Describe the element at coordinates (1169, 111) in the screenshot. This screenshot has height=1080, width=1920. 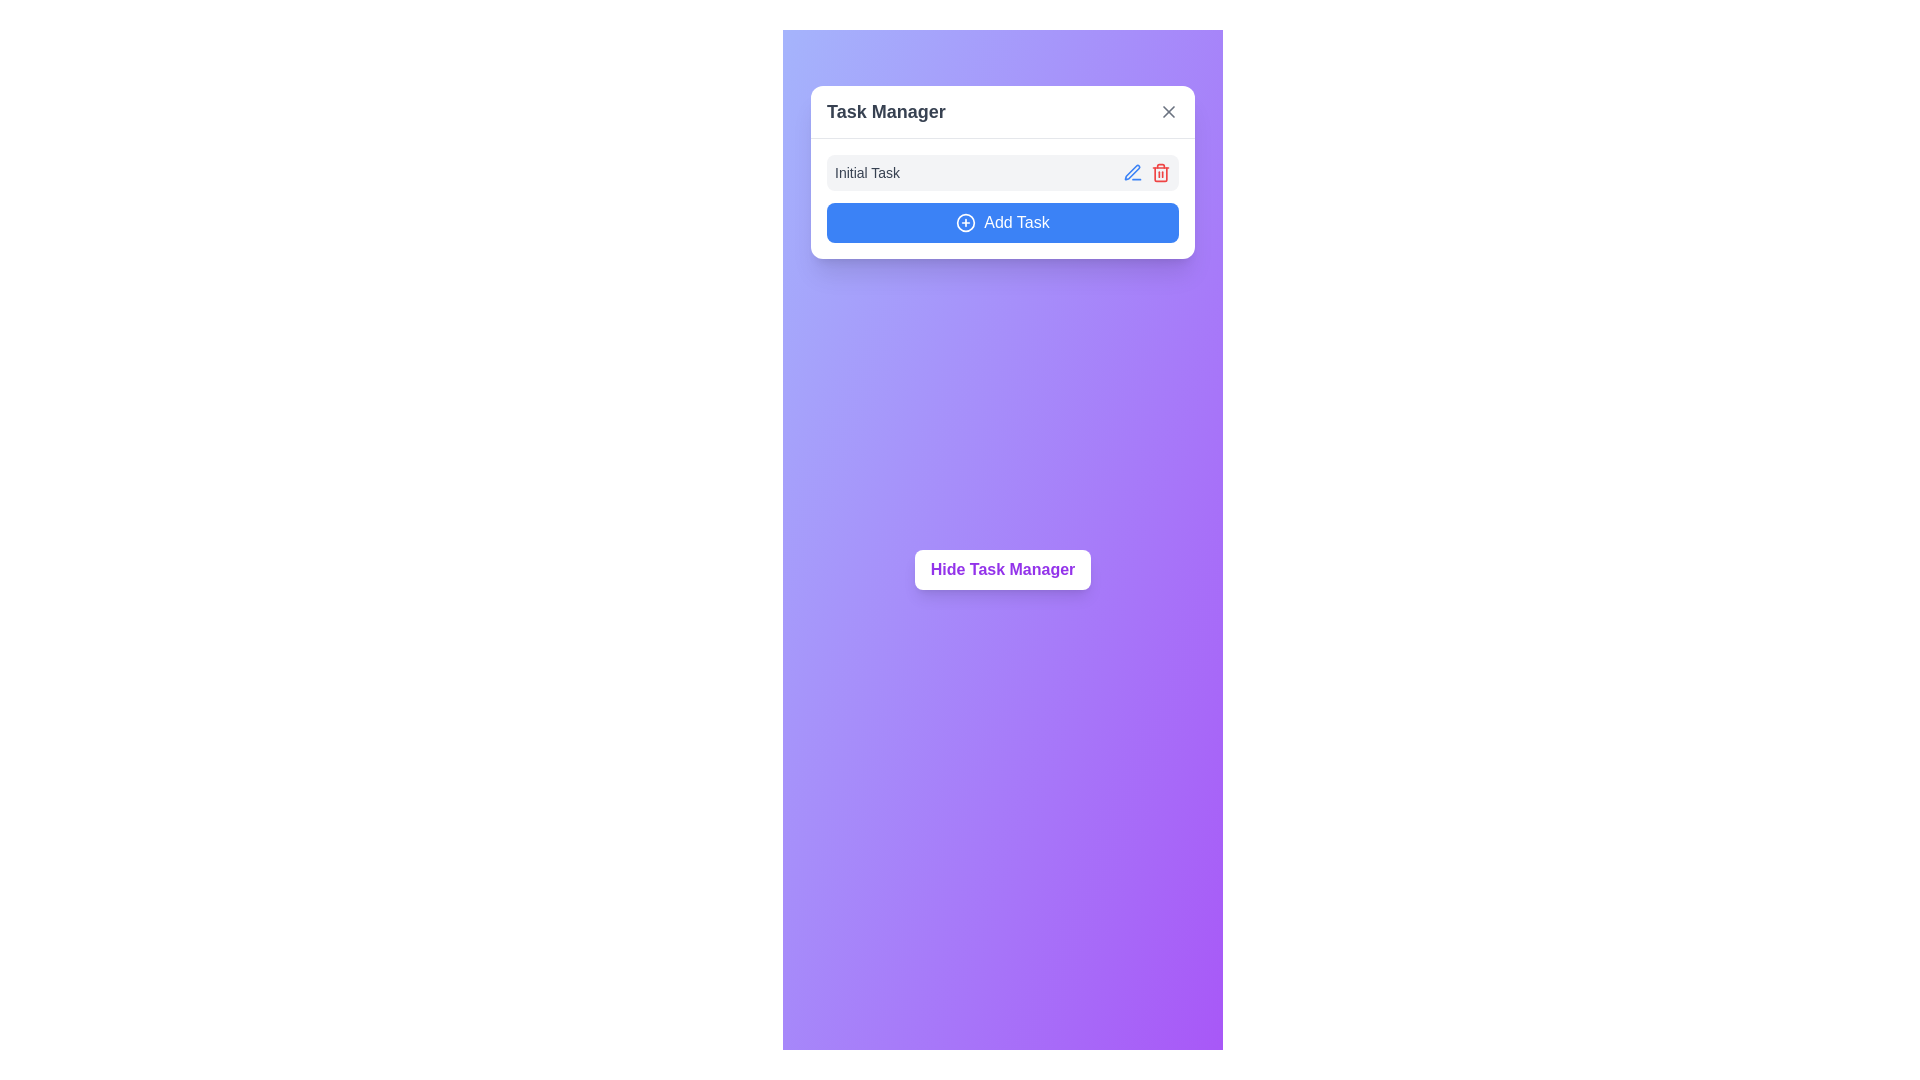
I see `the close icon, which is a diagonal line forming part of an 'X' symbol, located at the top right corner of the interface within the 'Task Manager' box` at that location.